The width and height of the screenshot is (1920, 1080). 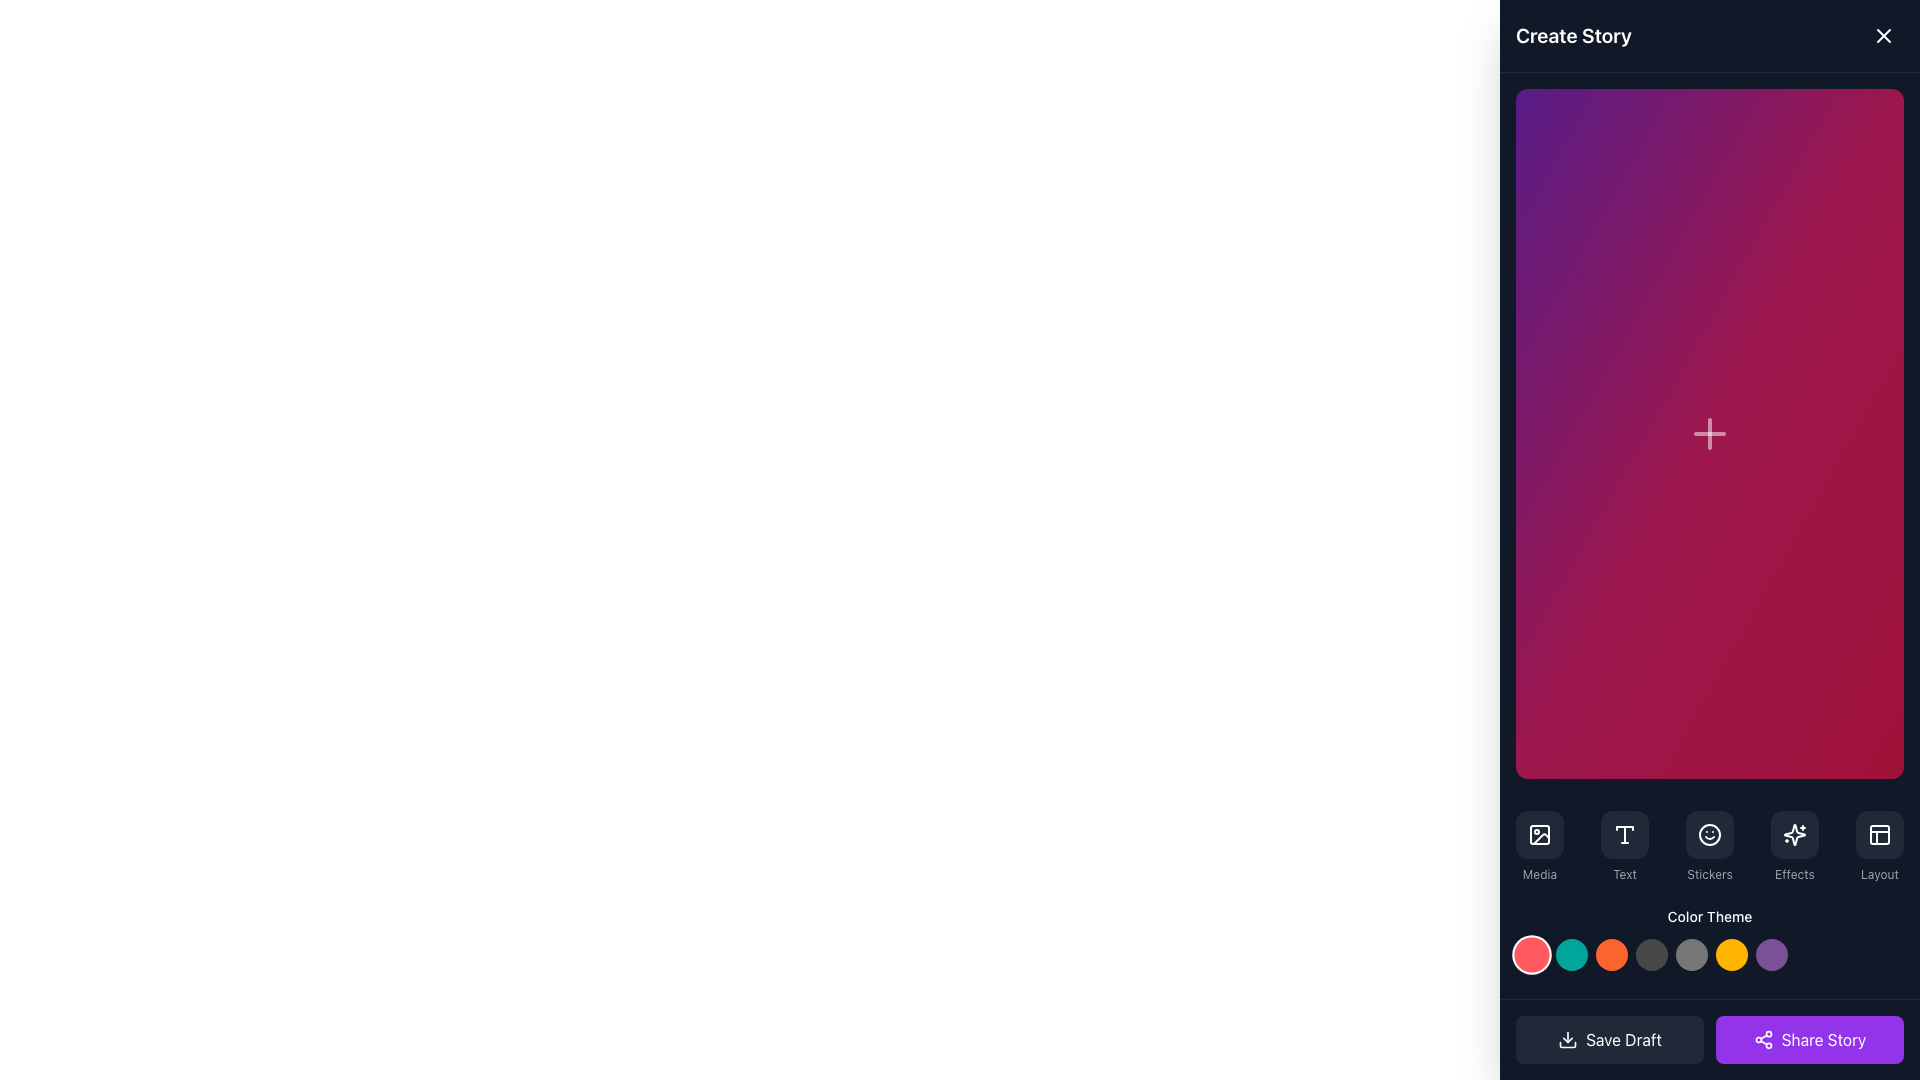 I want to click on the 'Text' button, which is positioned between the 'Media' and 'Stickers' options, so click(x=1625, y=845).